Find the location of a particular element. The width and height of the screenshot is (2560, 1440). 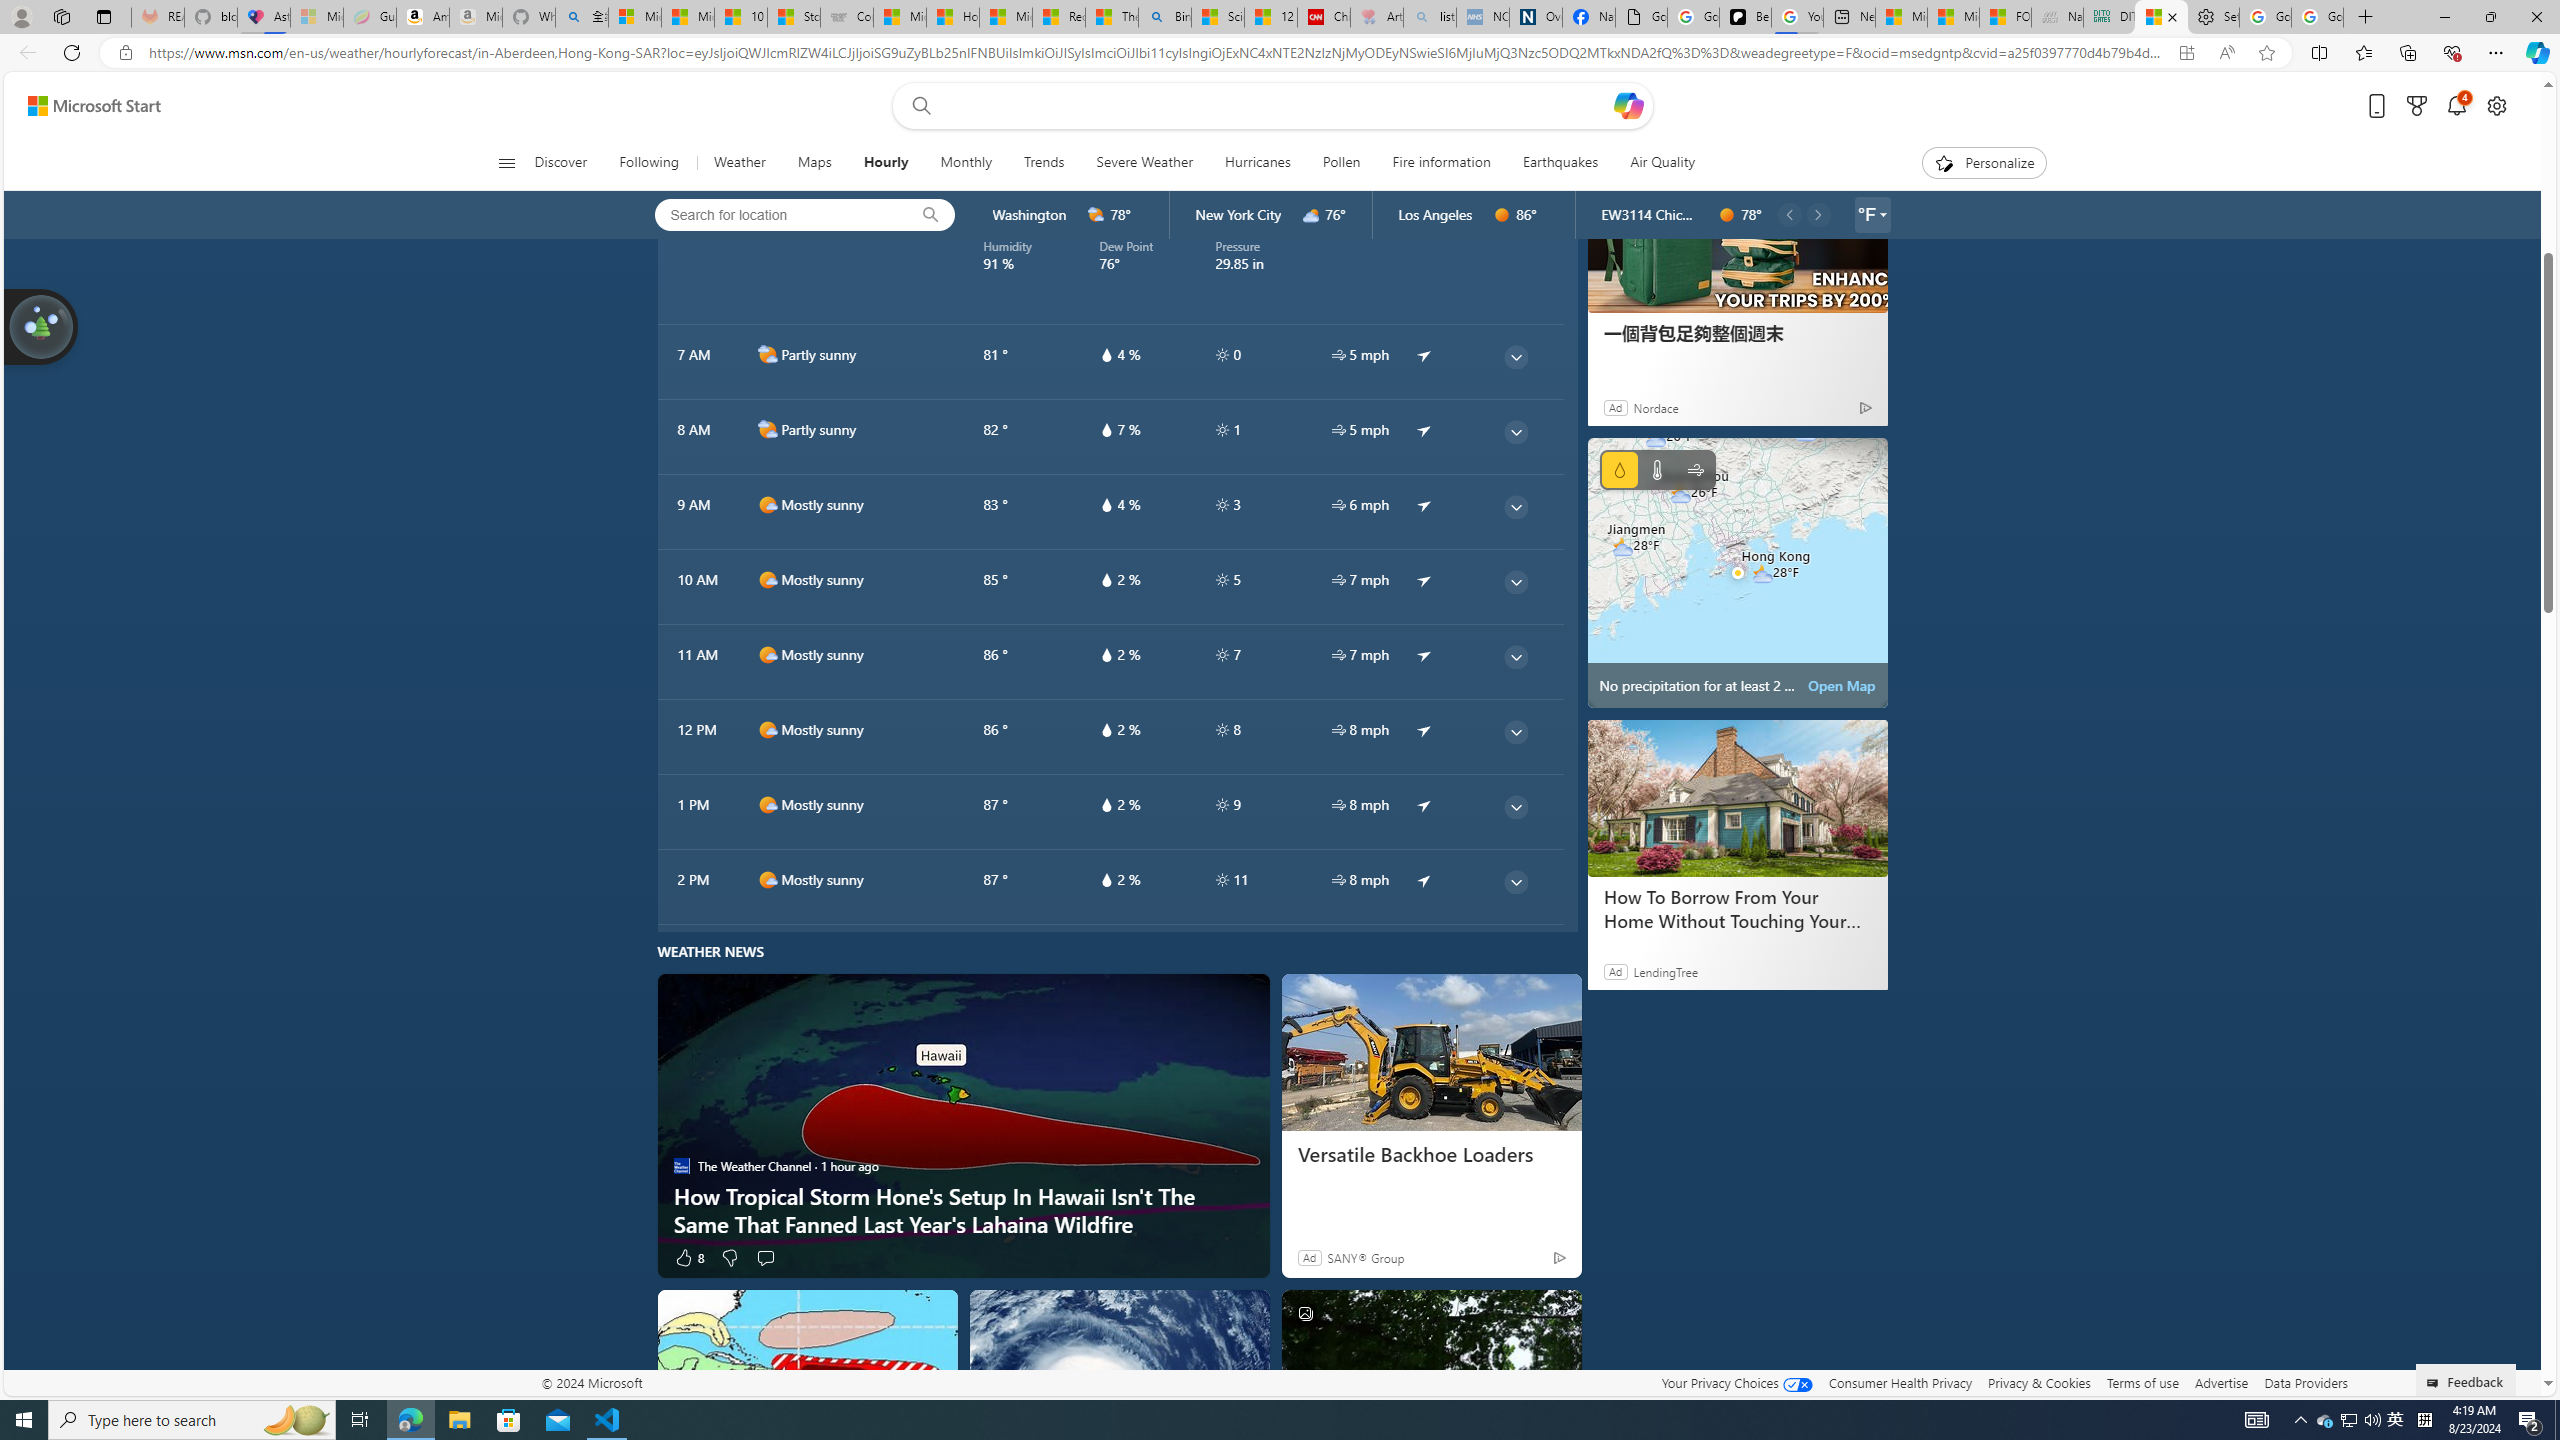

'Terms of use' is located at coordinates (2141, 1382).